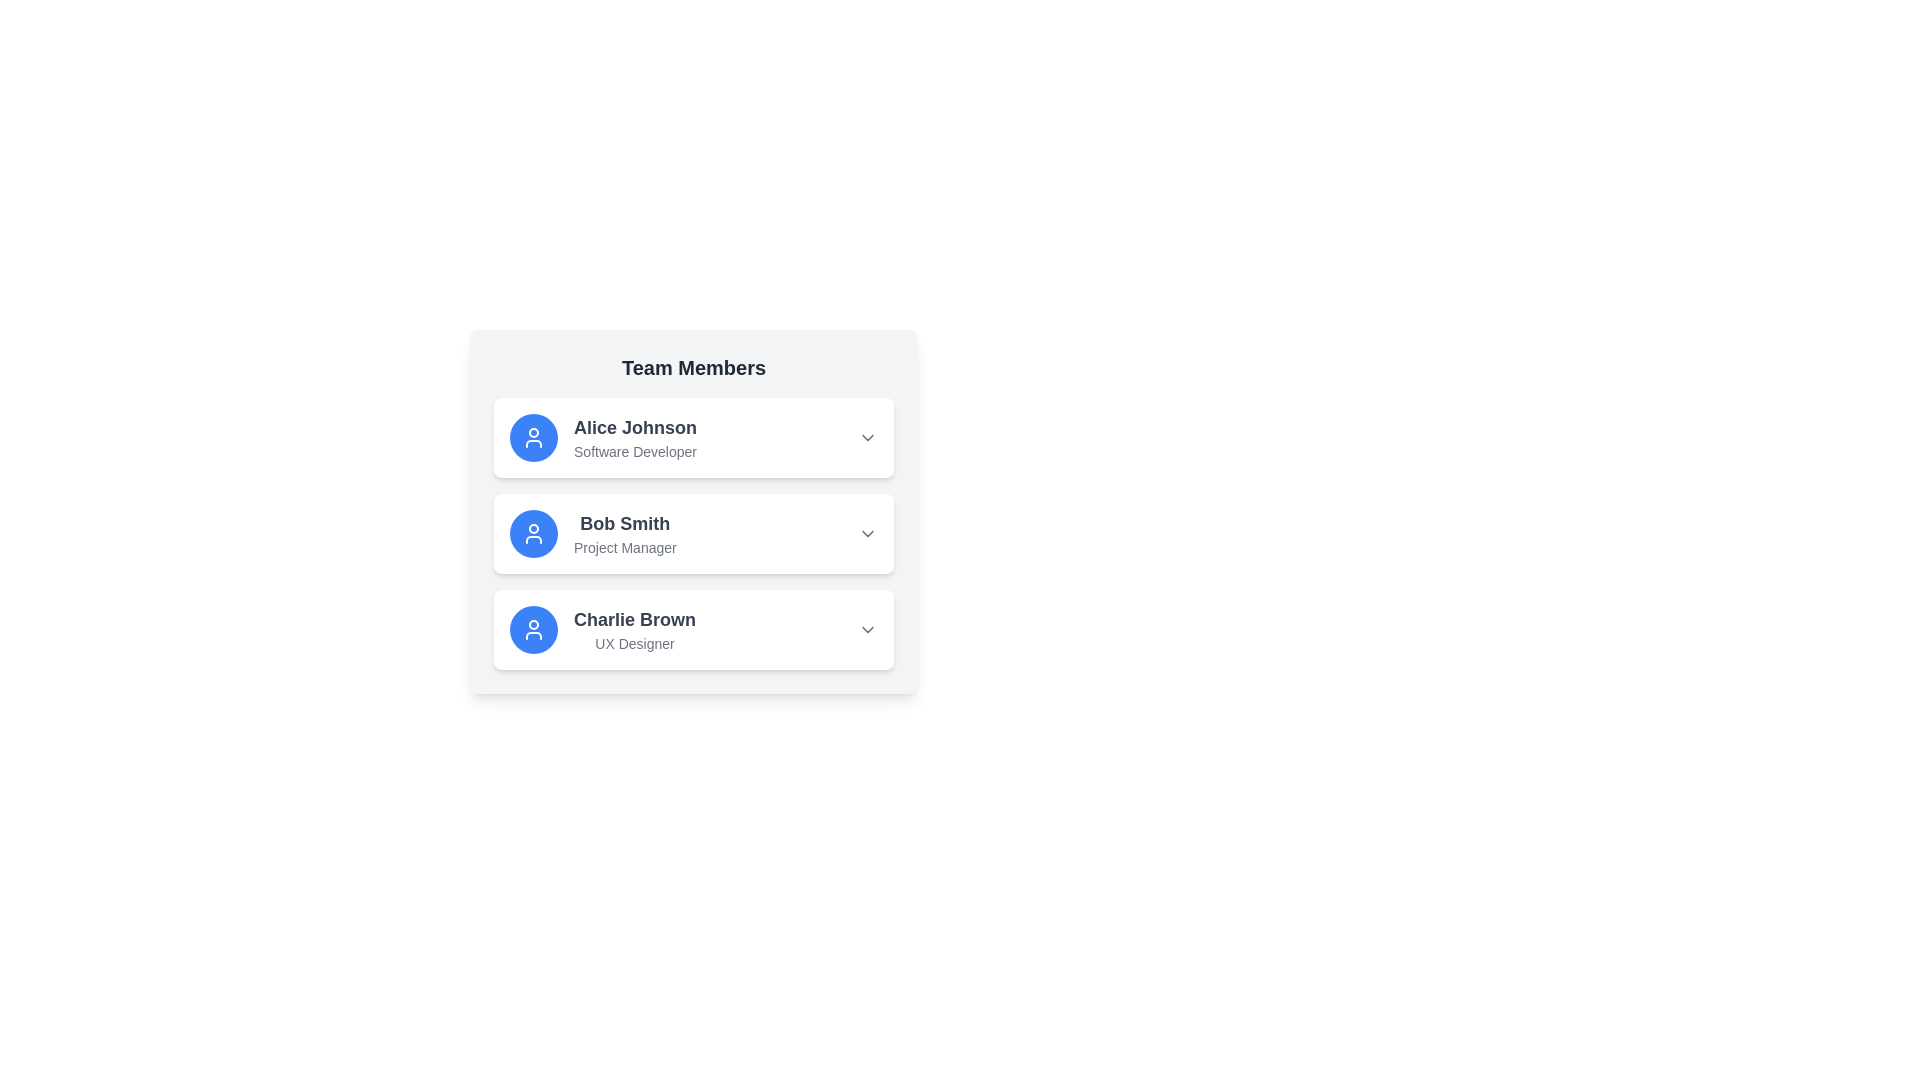  I want to click on the text label displaying 'Project Manager', which is located below 'Bob Smith' in the 'Team Members' section, so click(624, 547).